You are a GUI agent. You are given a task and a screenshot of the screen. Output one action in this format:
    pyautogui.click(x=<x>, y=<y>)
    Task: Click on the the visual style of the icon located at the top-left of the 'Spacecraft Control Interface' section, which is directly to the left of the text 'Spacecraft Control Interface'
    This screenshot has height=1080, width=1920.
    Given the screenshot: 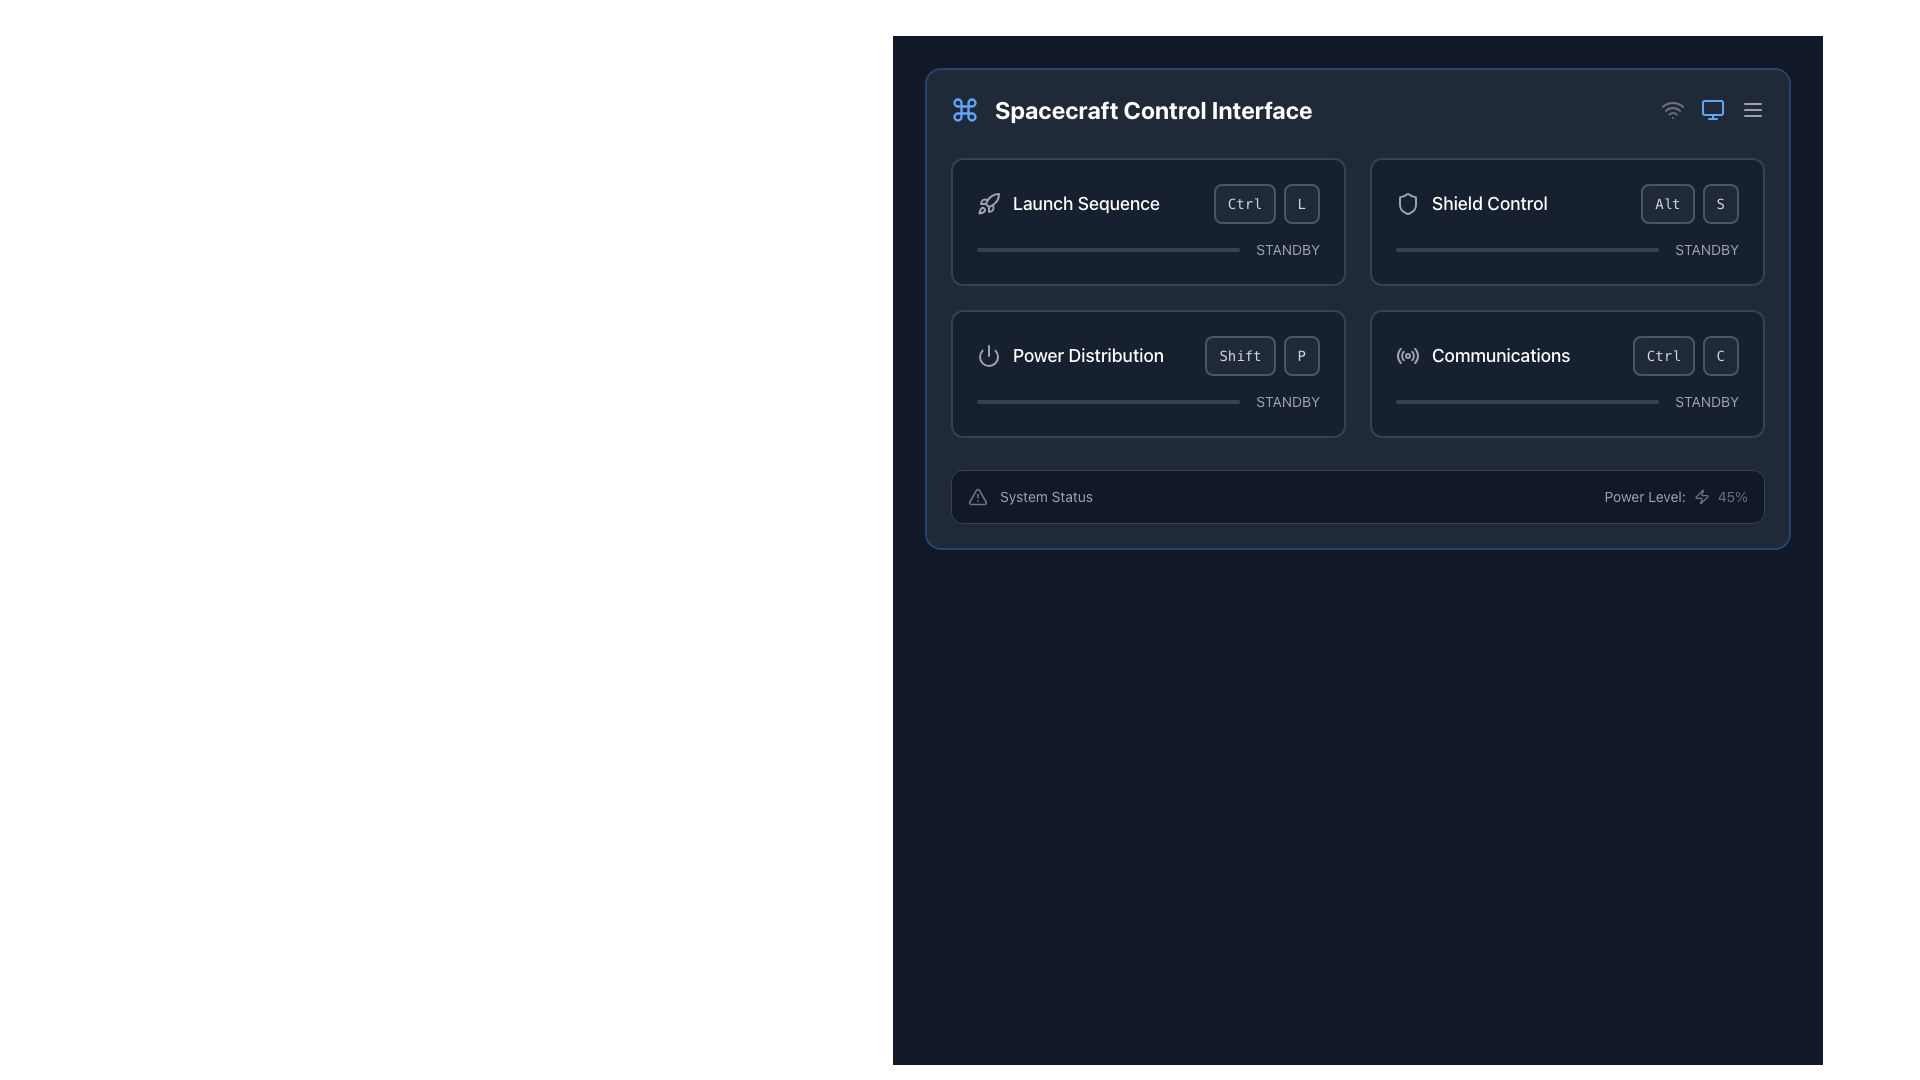 What is the action you would take?
    pyautogui.click(x=964, y=110)
    